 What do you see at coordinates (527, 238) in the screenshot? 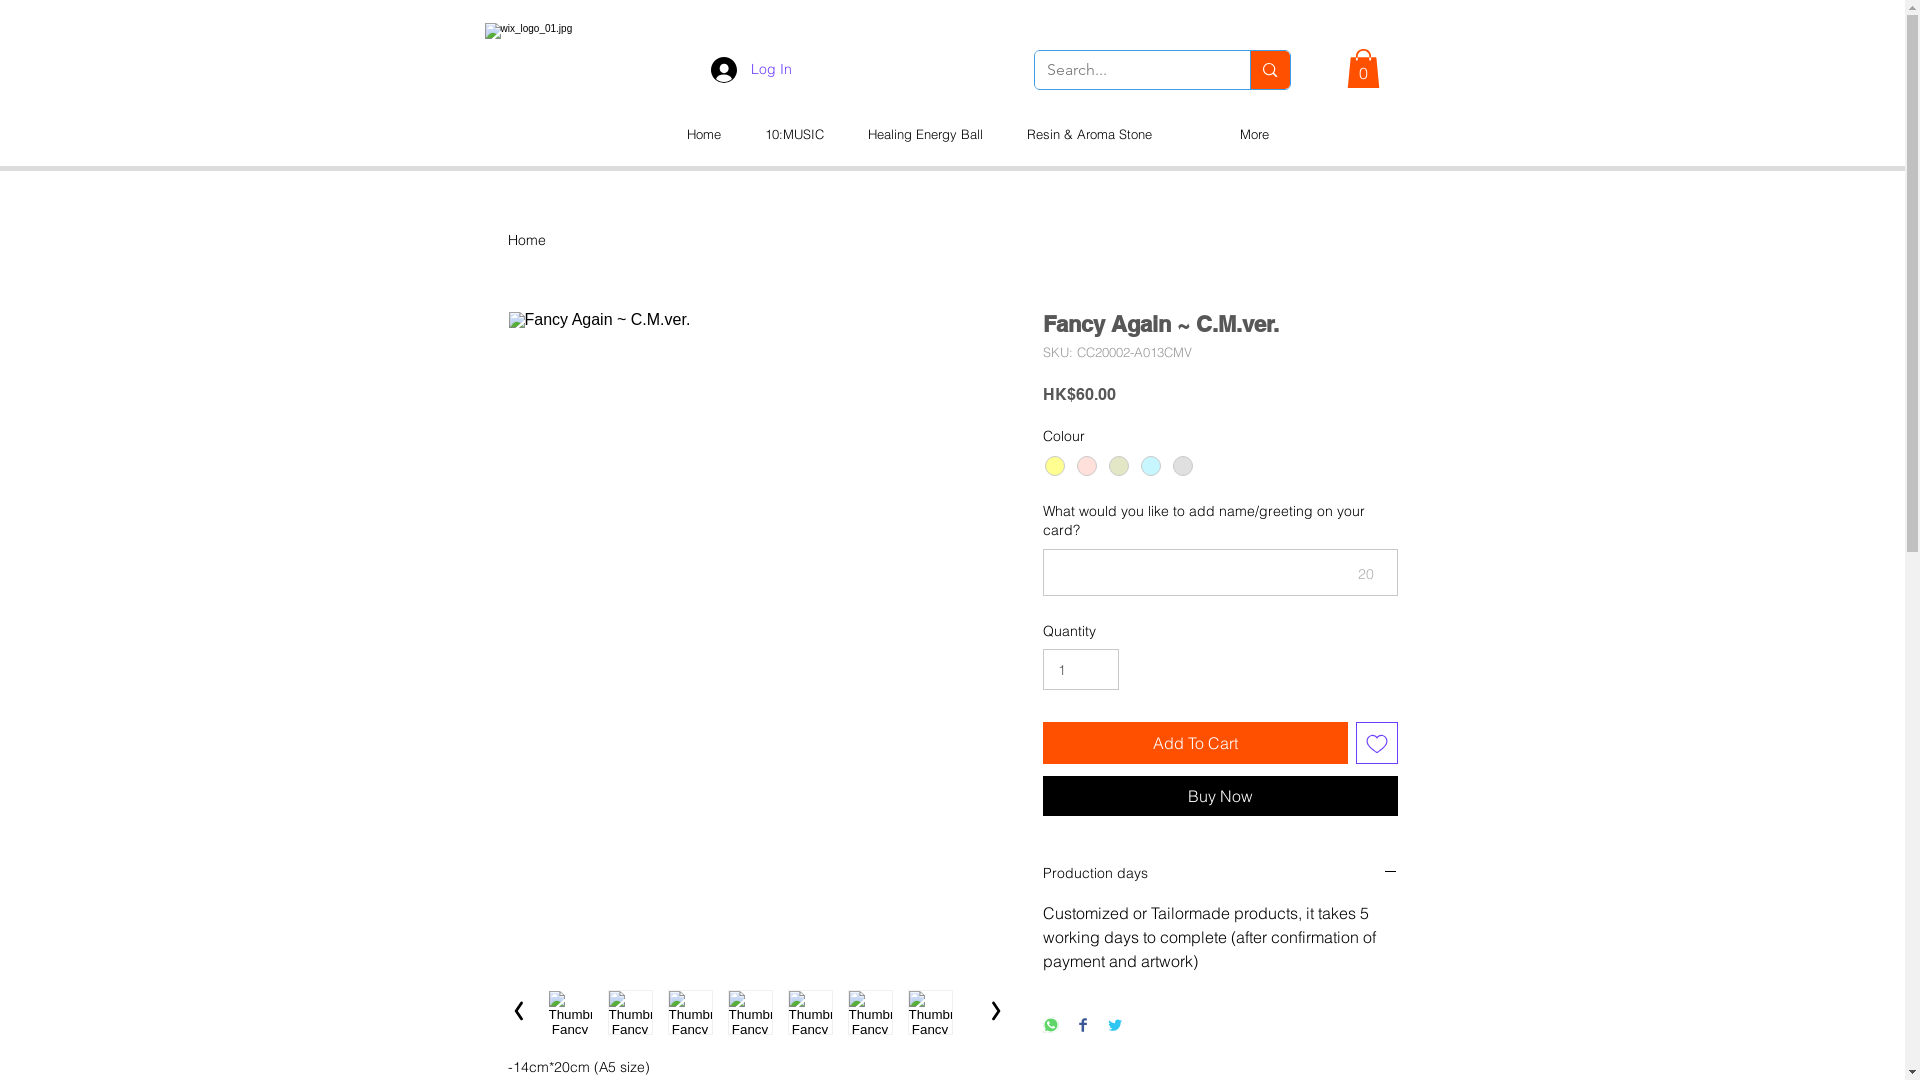
I see `'Home'` at bounding box center [527, 238].